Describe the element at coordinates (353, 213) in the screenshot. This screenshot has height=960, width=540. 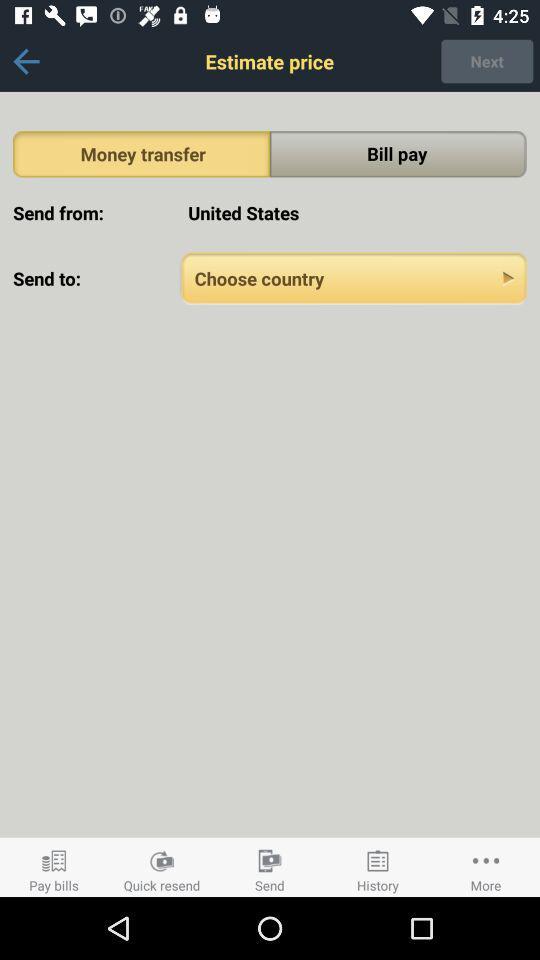
I see `the item next to send from: icon` at that location.